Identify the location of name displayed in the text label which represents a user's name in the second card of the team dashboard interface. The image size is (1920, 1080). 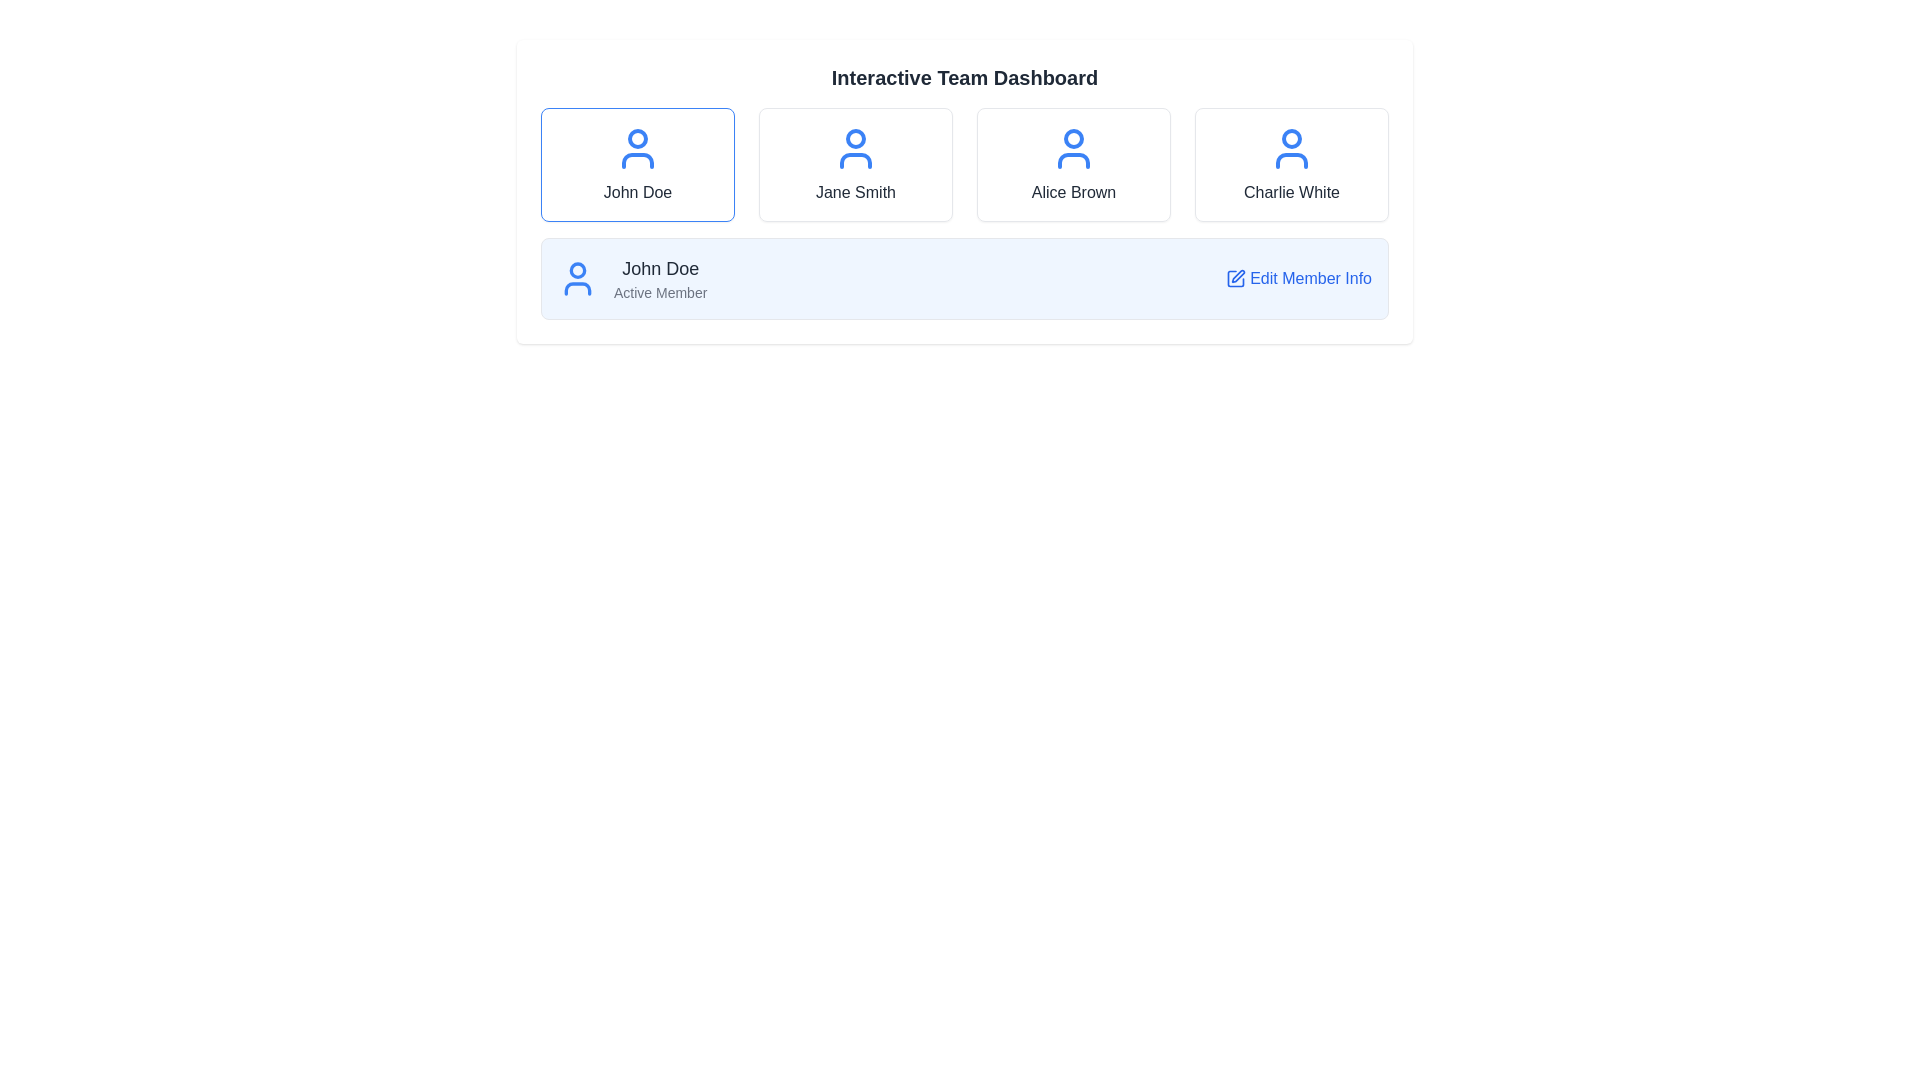
(855, 192).